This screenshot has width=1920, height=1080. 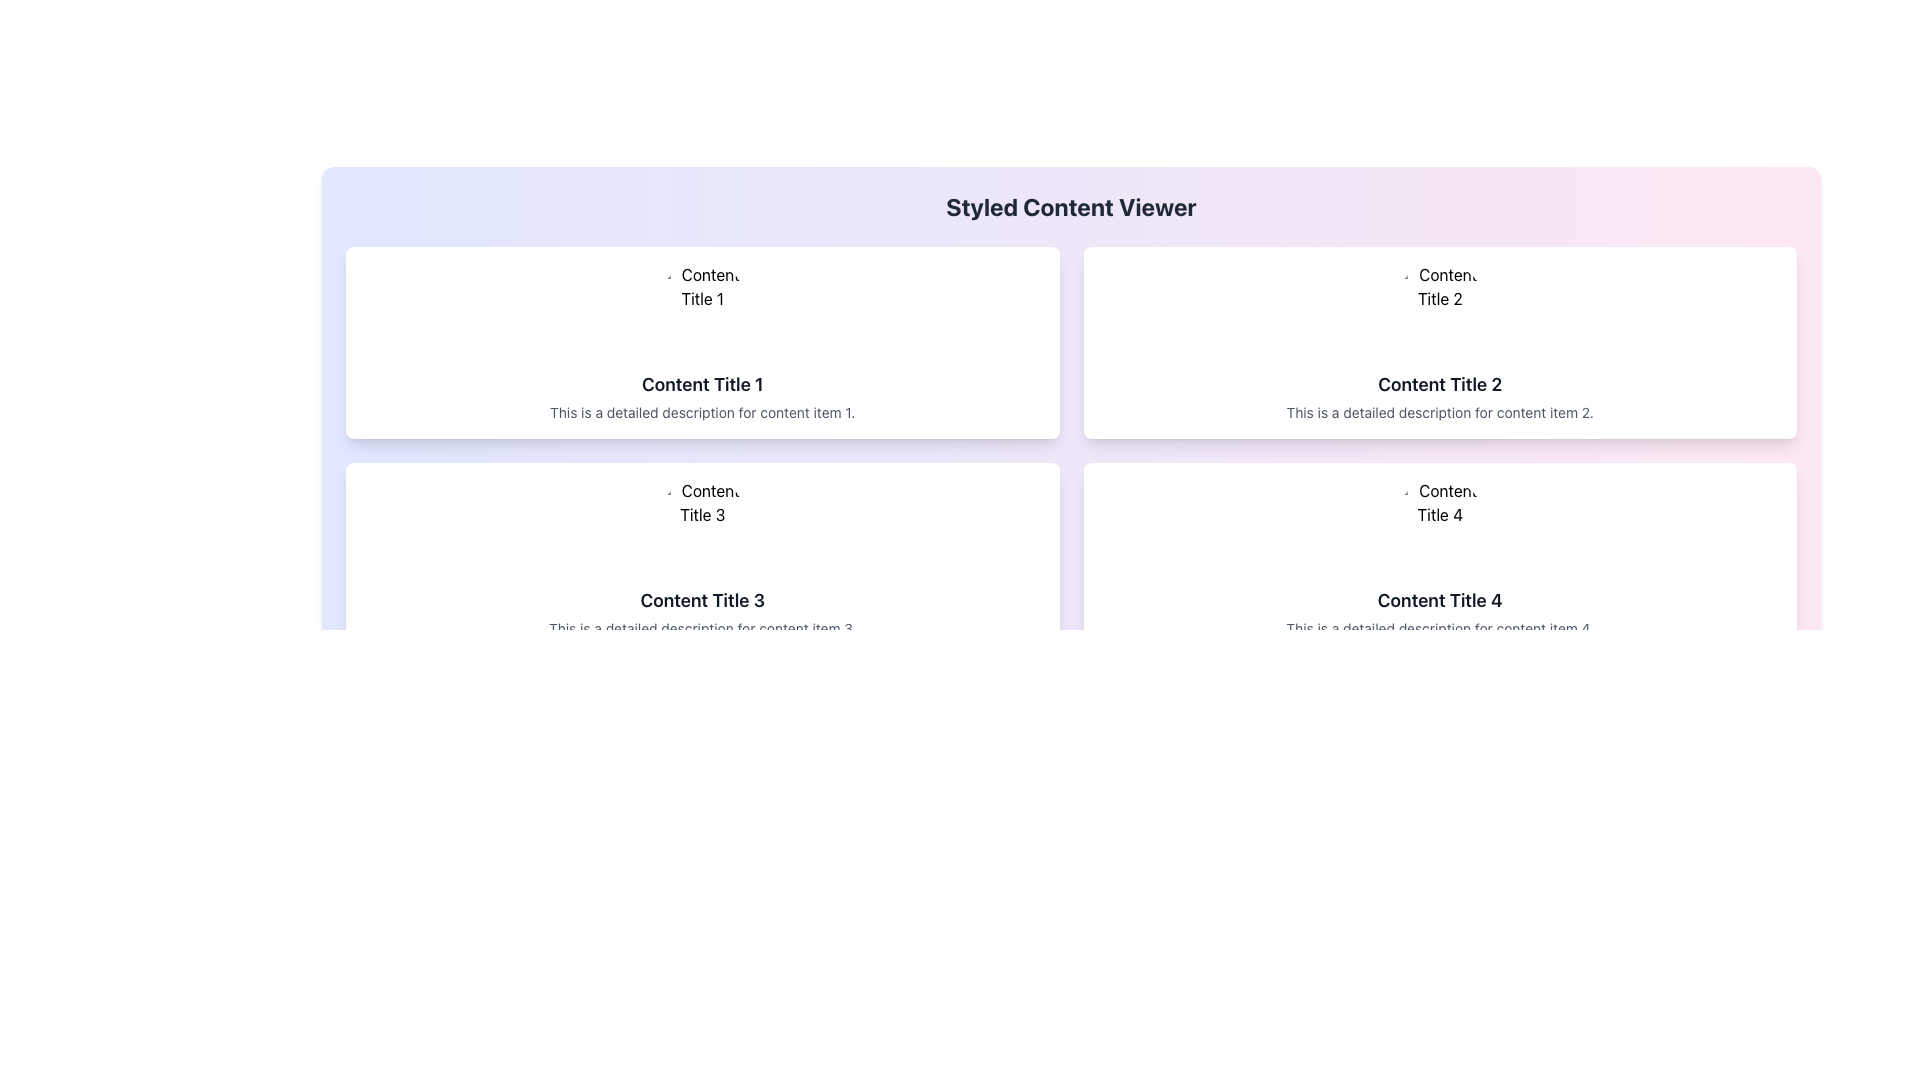 I want to click on the circular image representing 'Content Title 2', so click(x=1440, y=311).